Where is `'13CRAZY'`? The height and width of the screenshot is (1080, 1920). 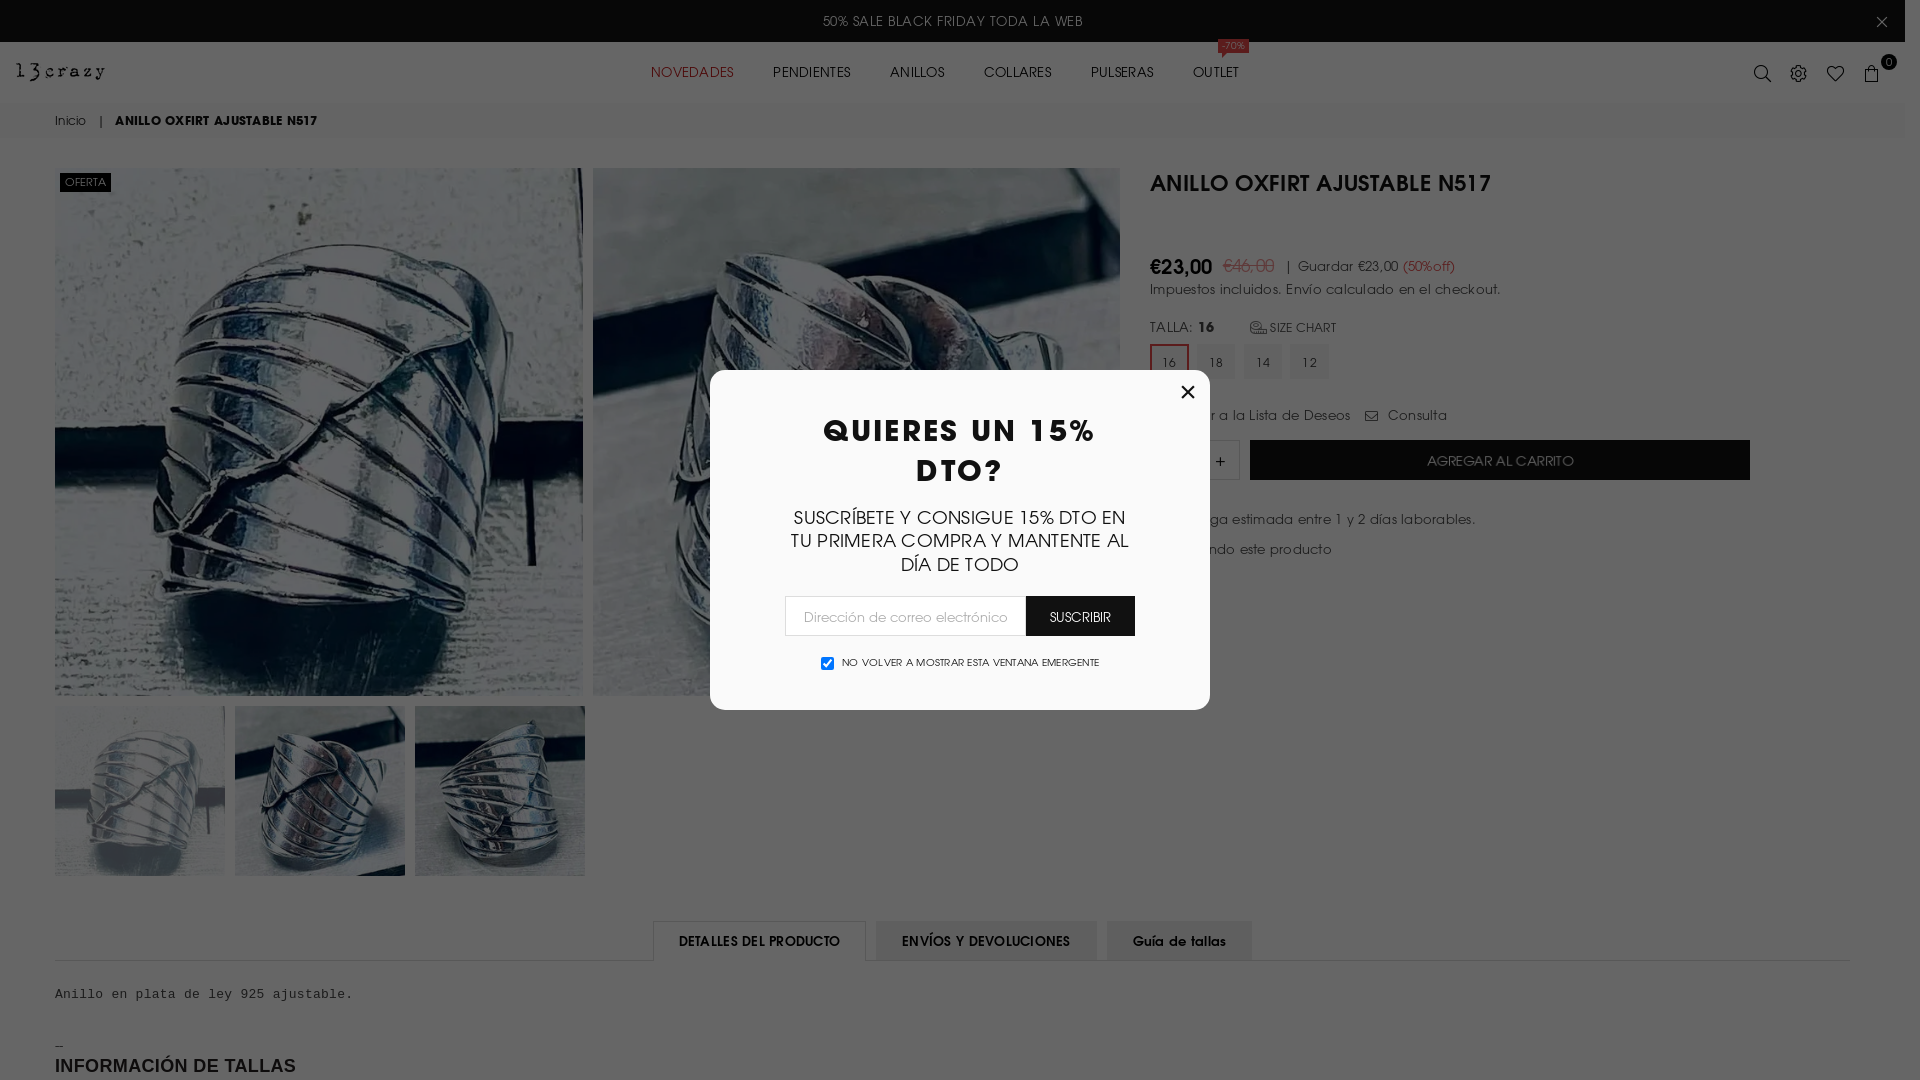
'13CRAZY' is located at coordinates (14, 71).